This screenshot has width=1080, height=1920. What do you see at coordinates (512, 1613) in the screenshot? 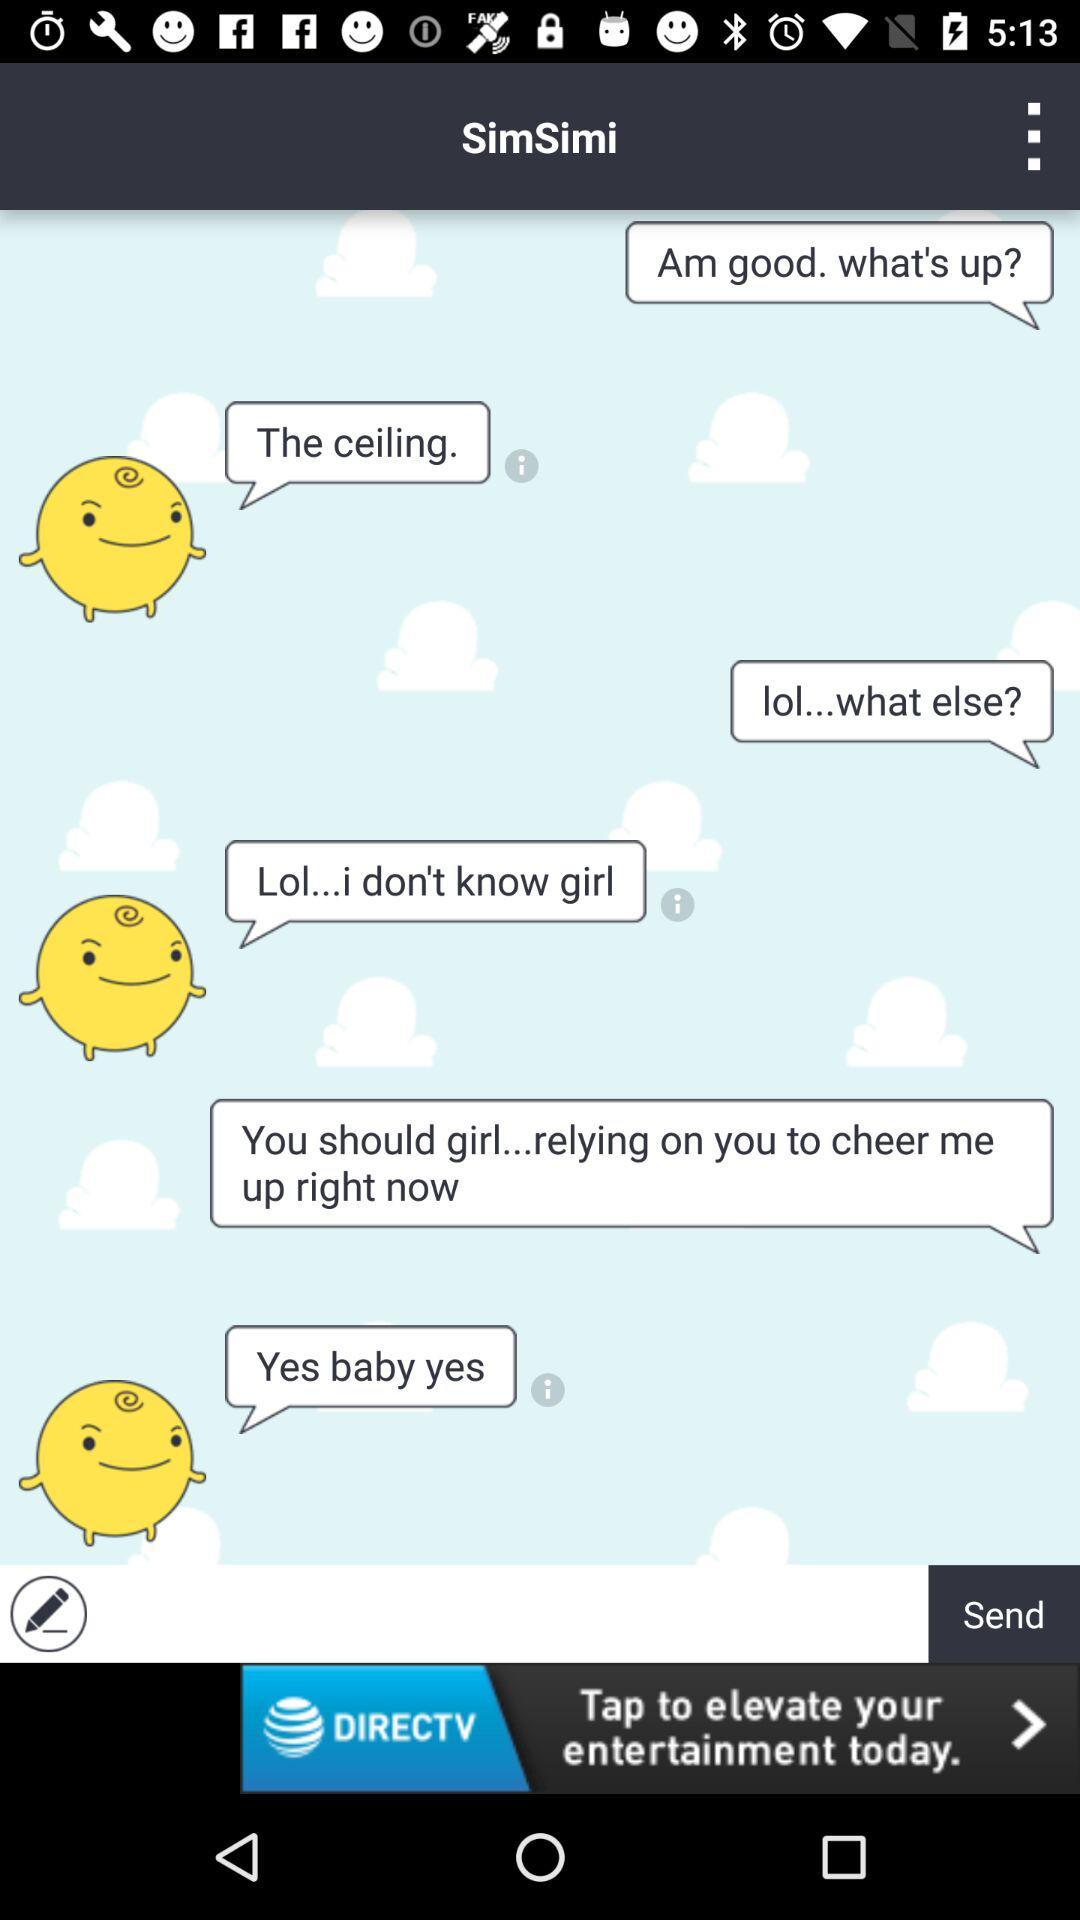
I see `write text` at bounding box center [512, 1613].